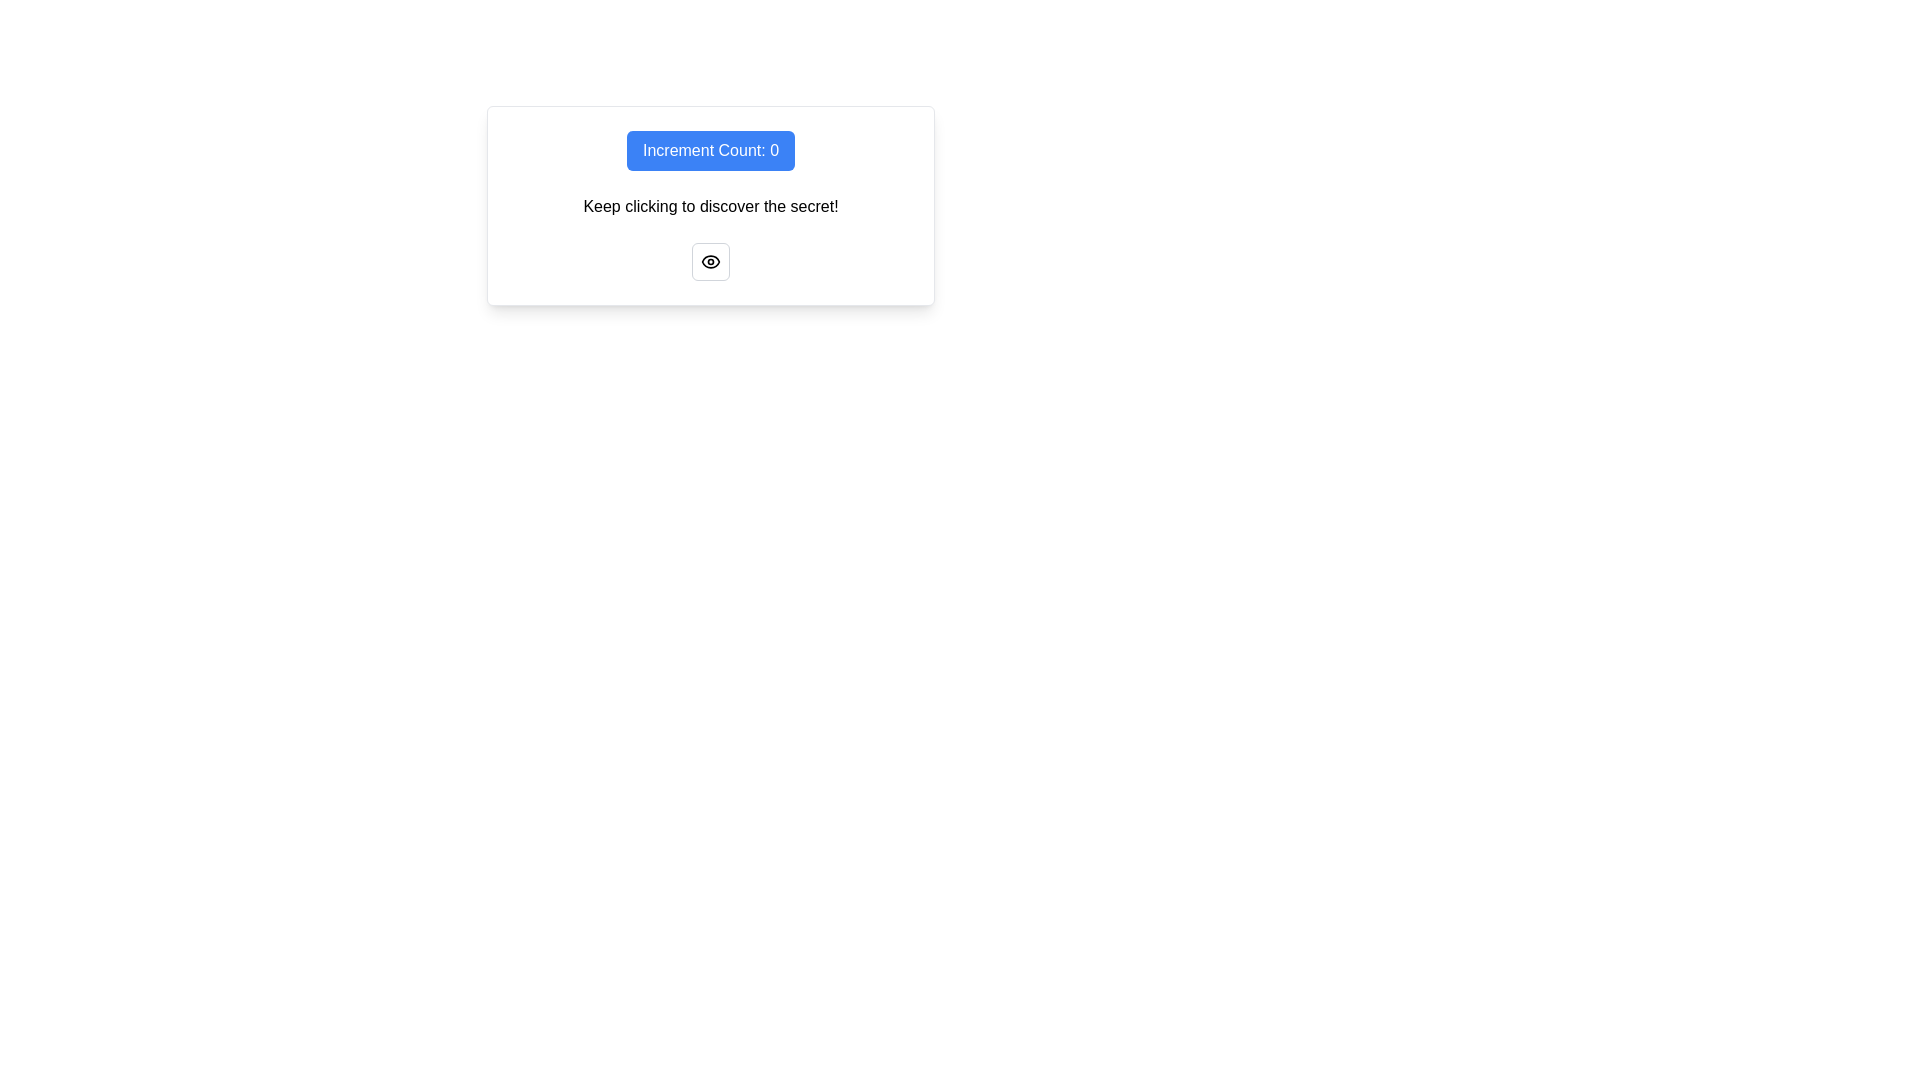  Describe the element at coordinates (710, 261) in the screenshot. I see `the eye-shaped icon button with a white background and light gray border` at that location.